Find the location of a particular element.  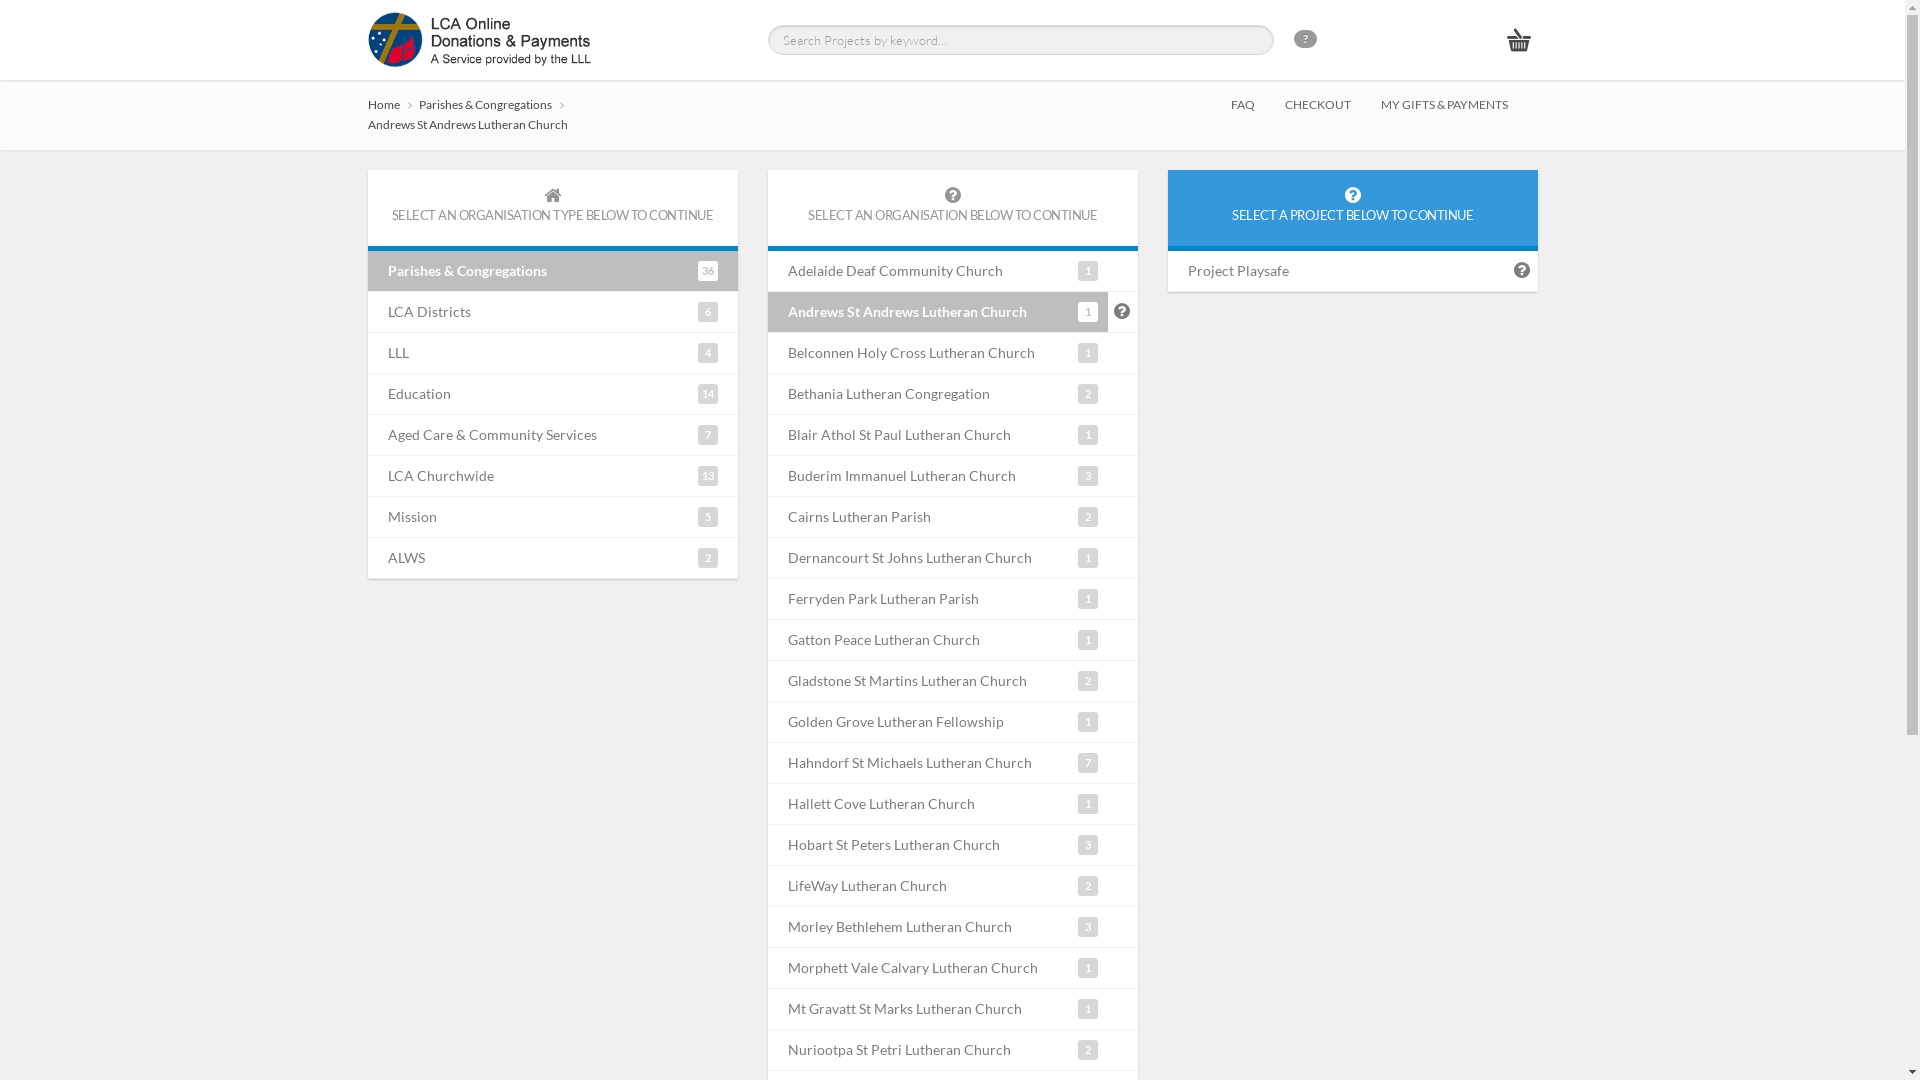

'14 is located at coordinates (552, 393).